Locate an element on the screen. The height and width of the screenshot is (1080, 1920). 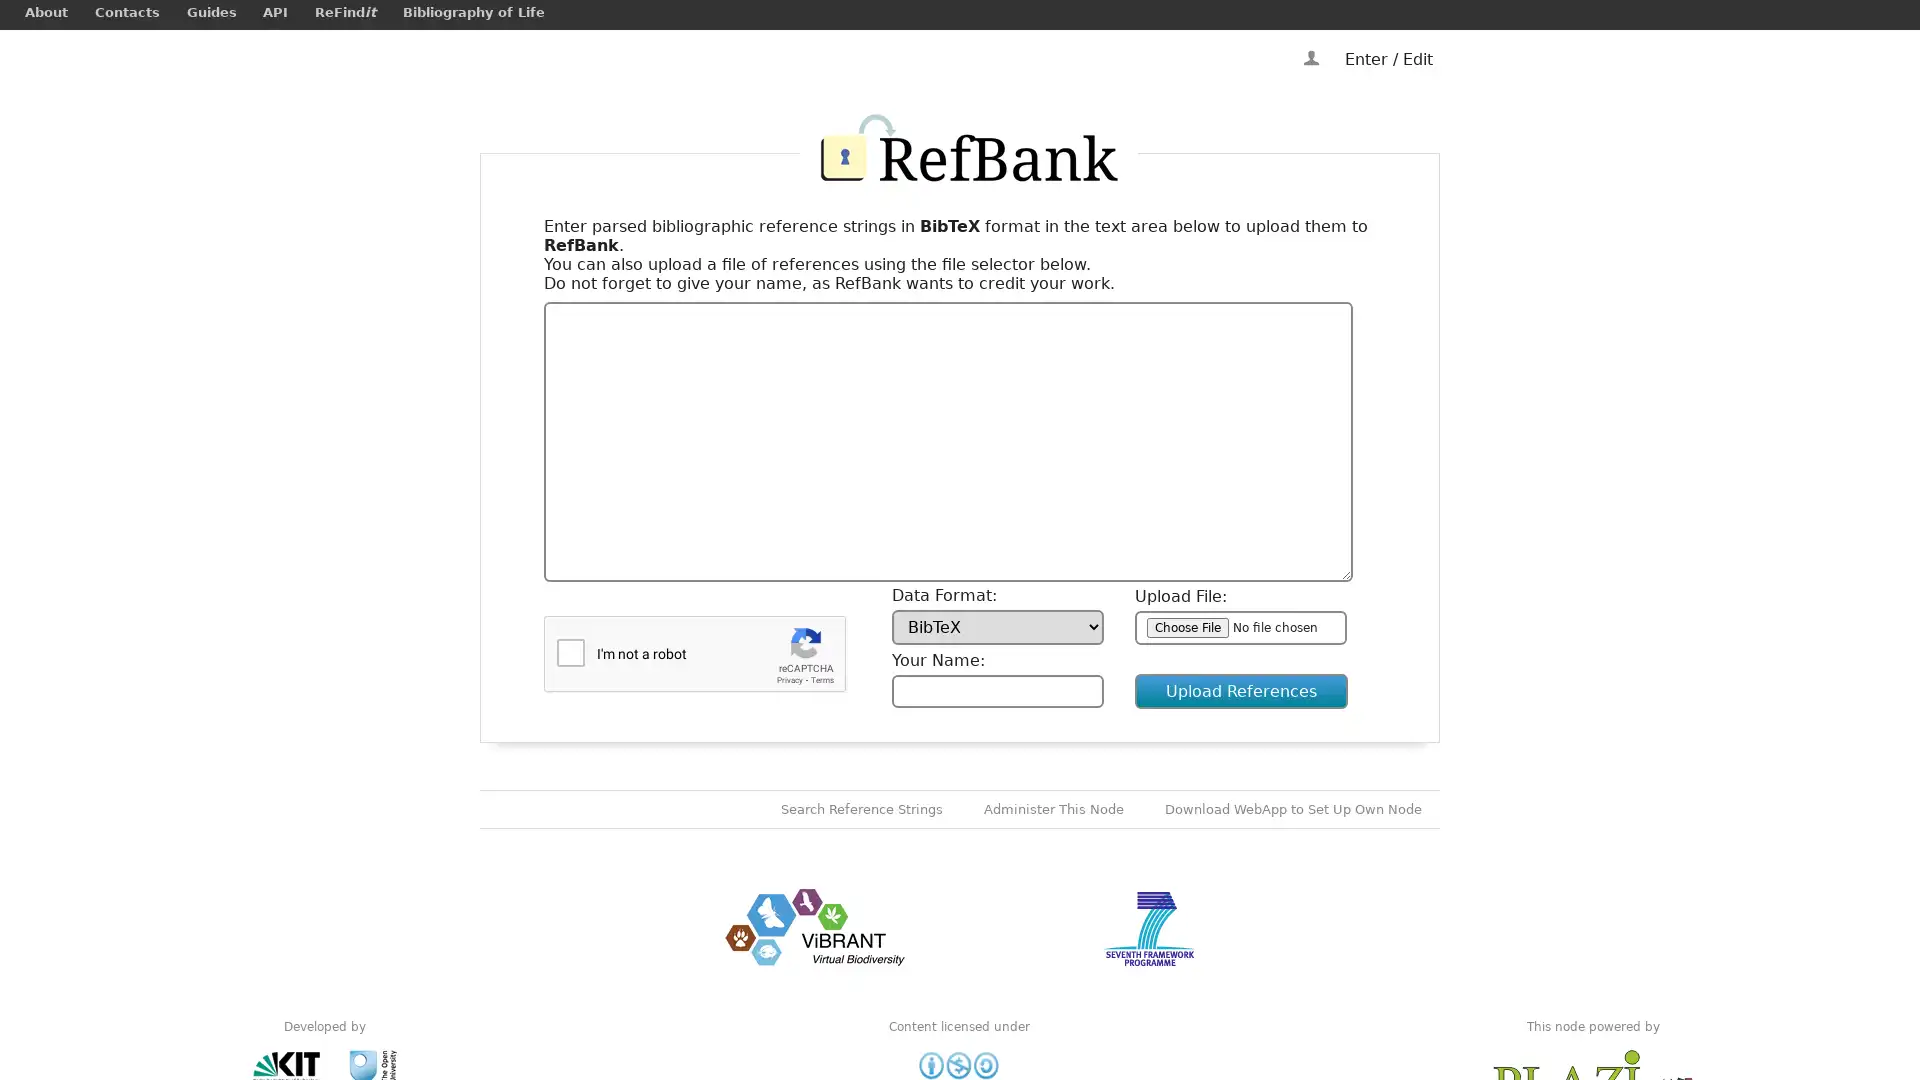
Upload References is located at coordinates (1240, 690).